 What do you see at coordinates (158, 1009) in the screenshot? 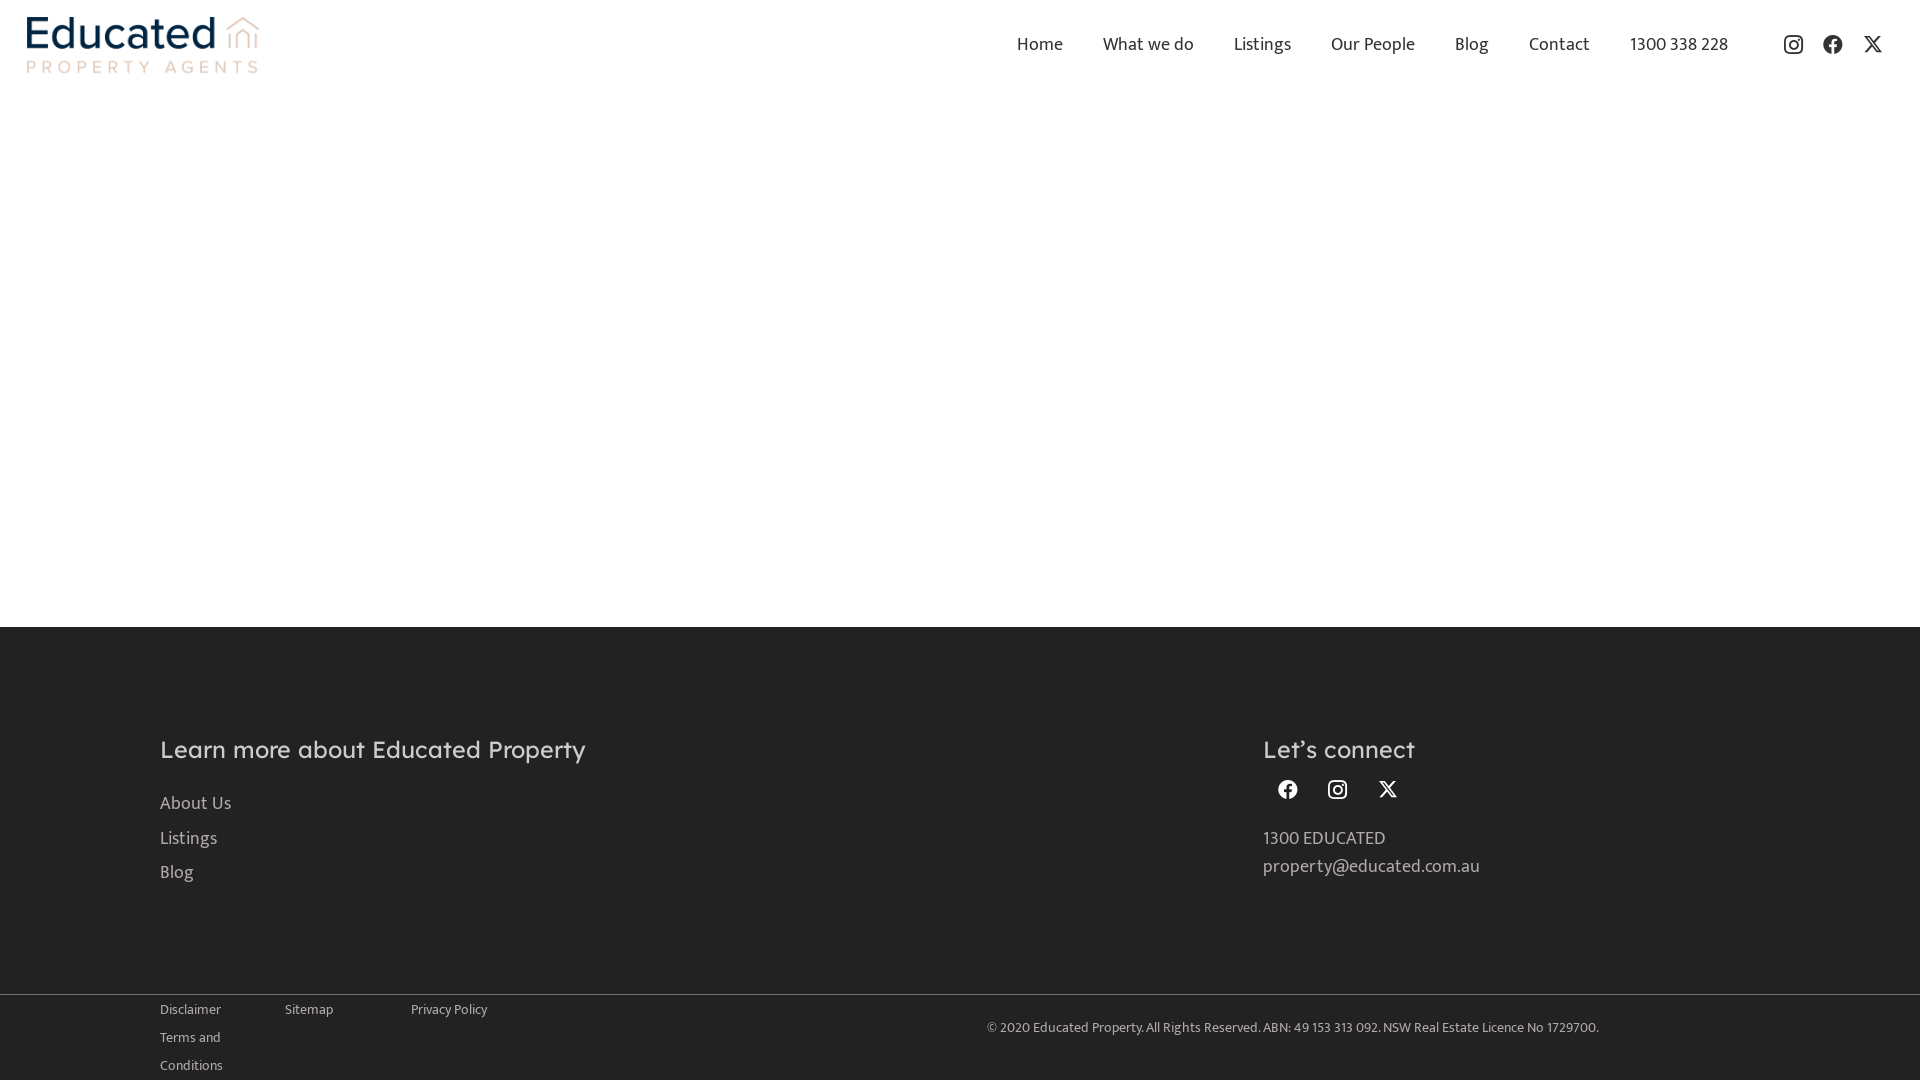
I see `'Disclaimer'` at bounding box center [158, 1009].